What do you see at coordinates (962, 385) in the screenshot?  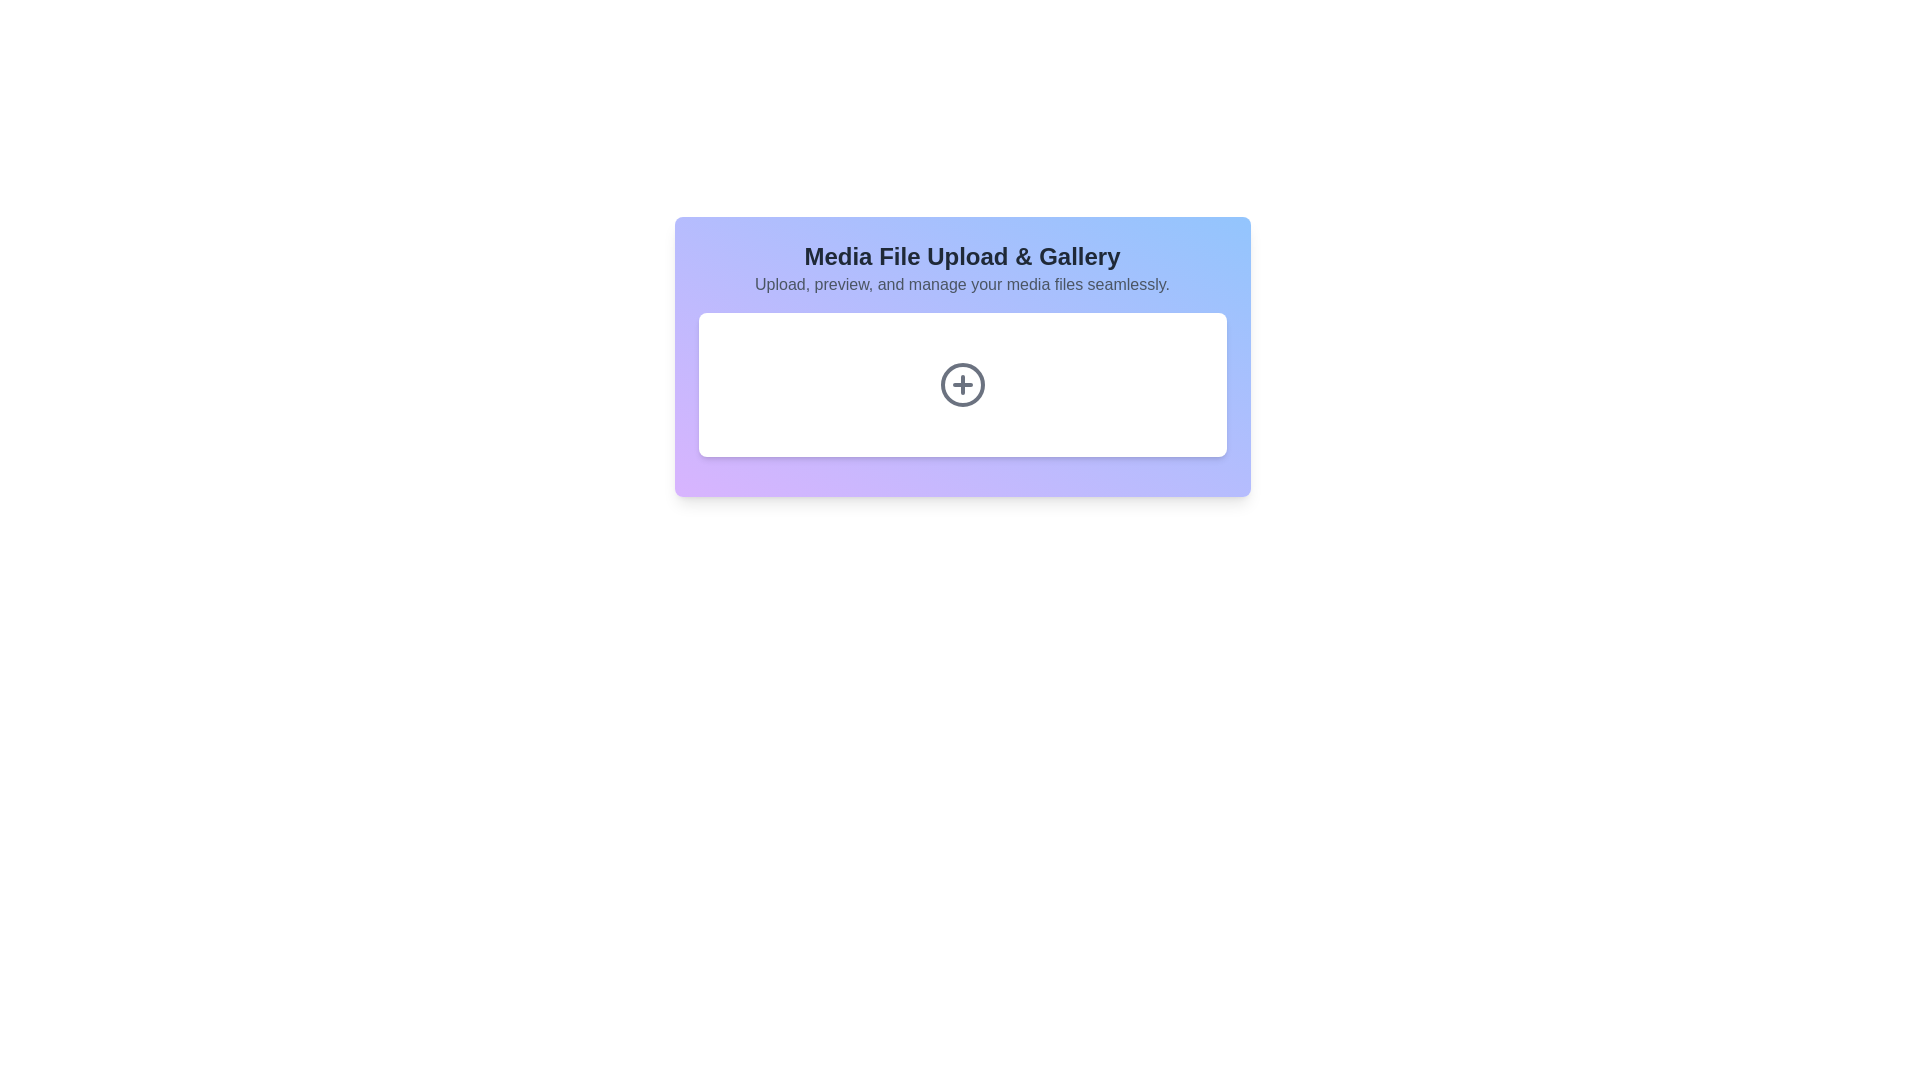 I see `the outer circular component of the plus icon located centrally beneath the 'Media File Upload & Gallery' header` at bounding box center [962, 385].